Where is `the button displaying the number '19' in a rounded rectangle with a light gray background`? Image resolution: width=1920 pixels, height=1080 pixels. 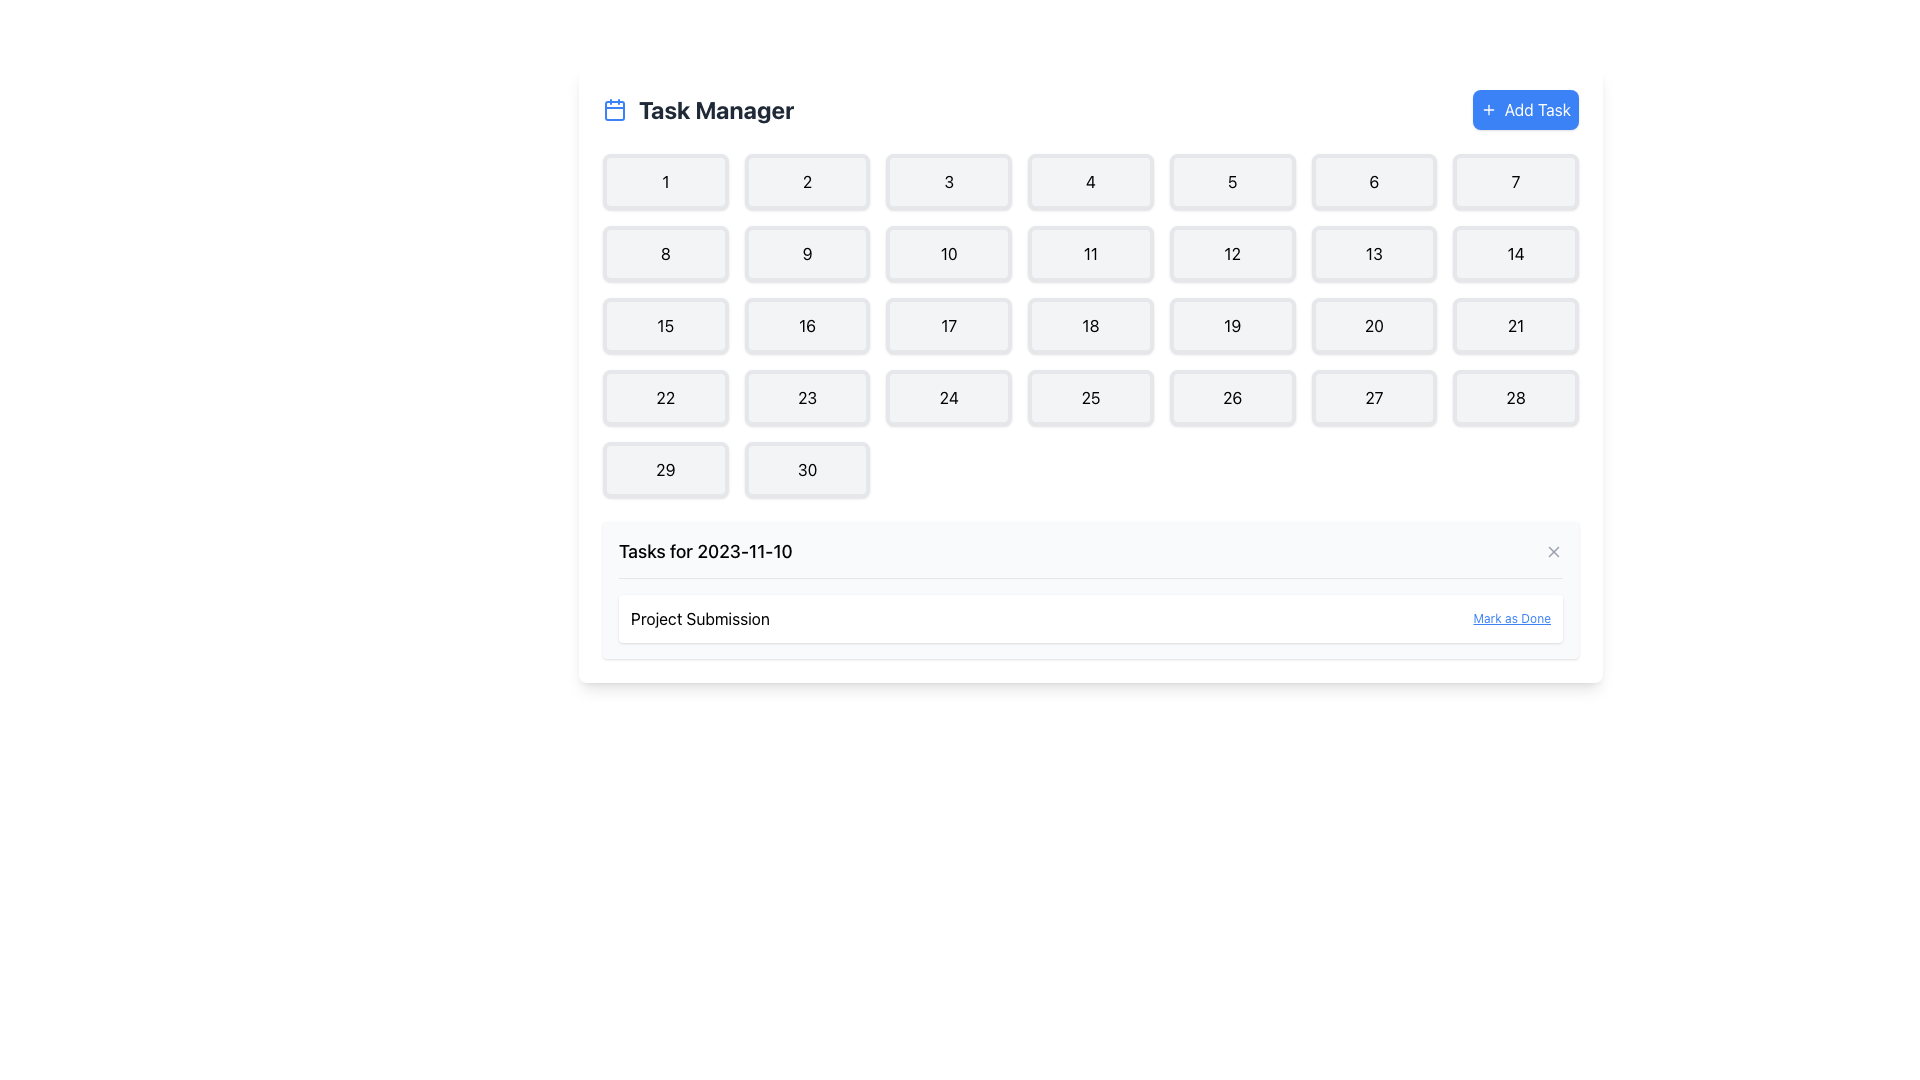 the button displaying the number '19' in a rounded rectangle with a light gray background is located at coordinates (1231, 325).